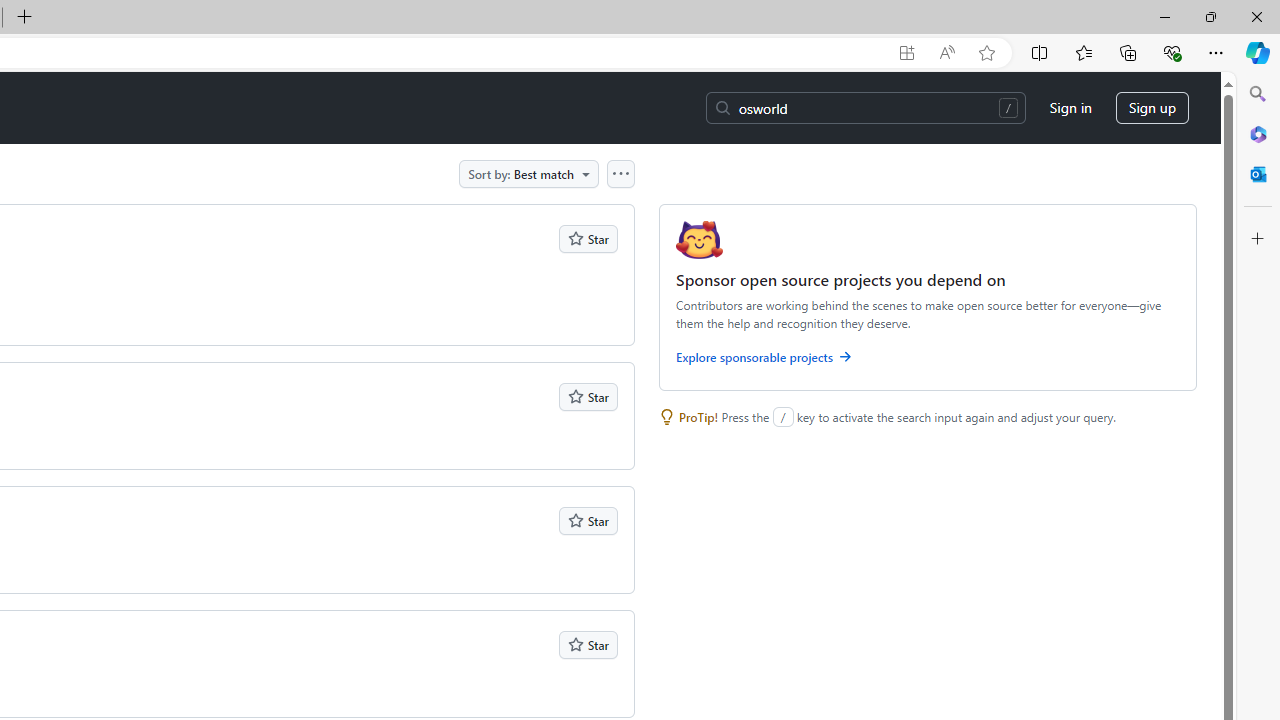 This screenshot has width=1280, height=720. Describe the element at coordinates (1257, 133) in the screenshot. I see `'Microsoft 365'` at that location.